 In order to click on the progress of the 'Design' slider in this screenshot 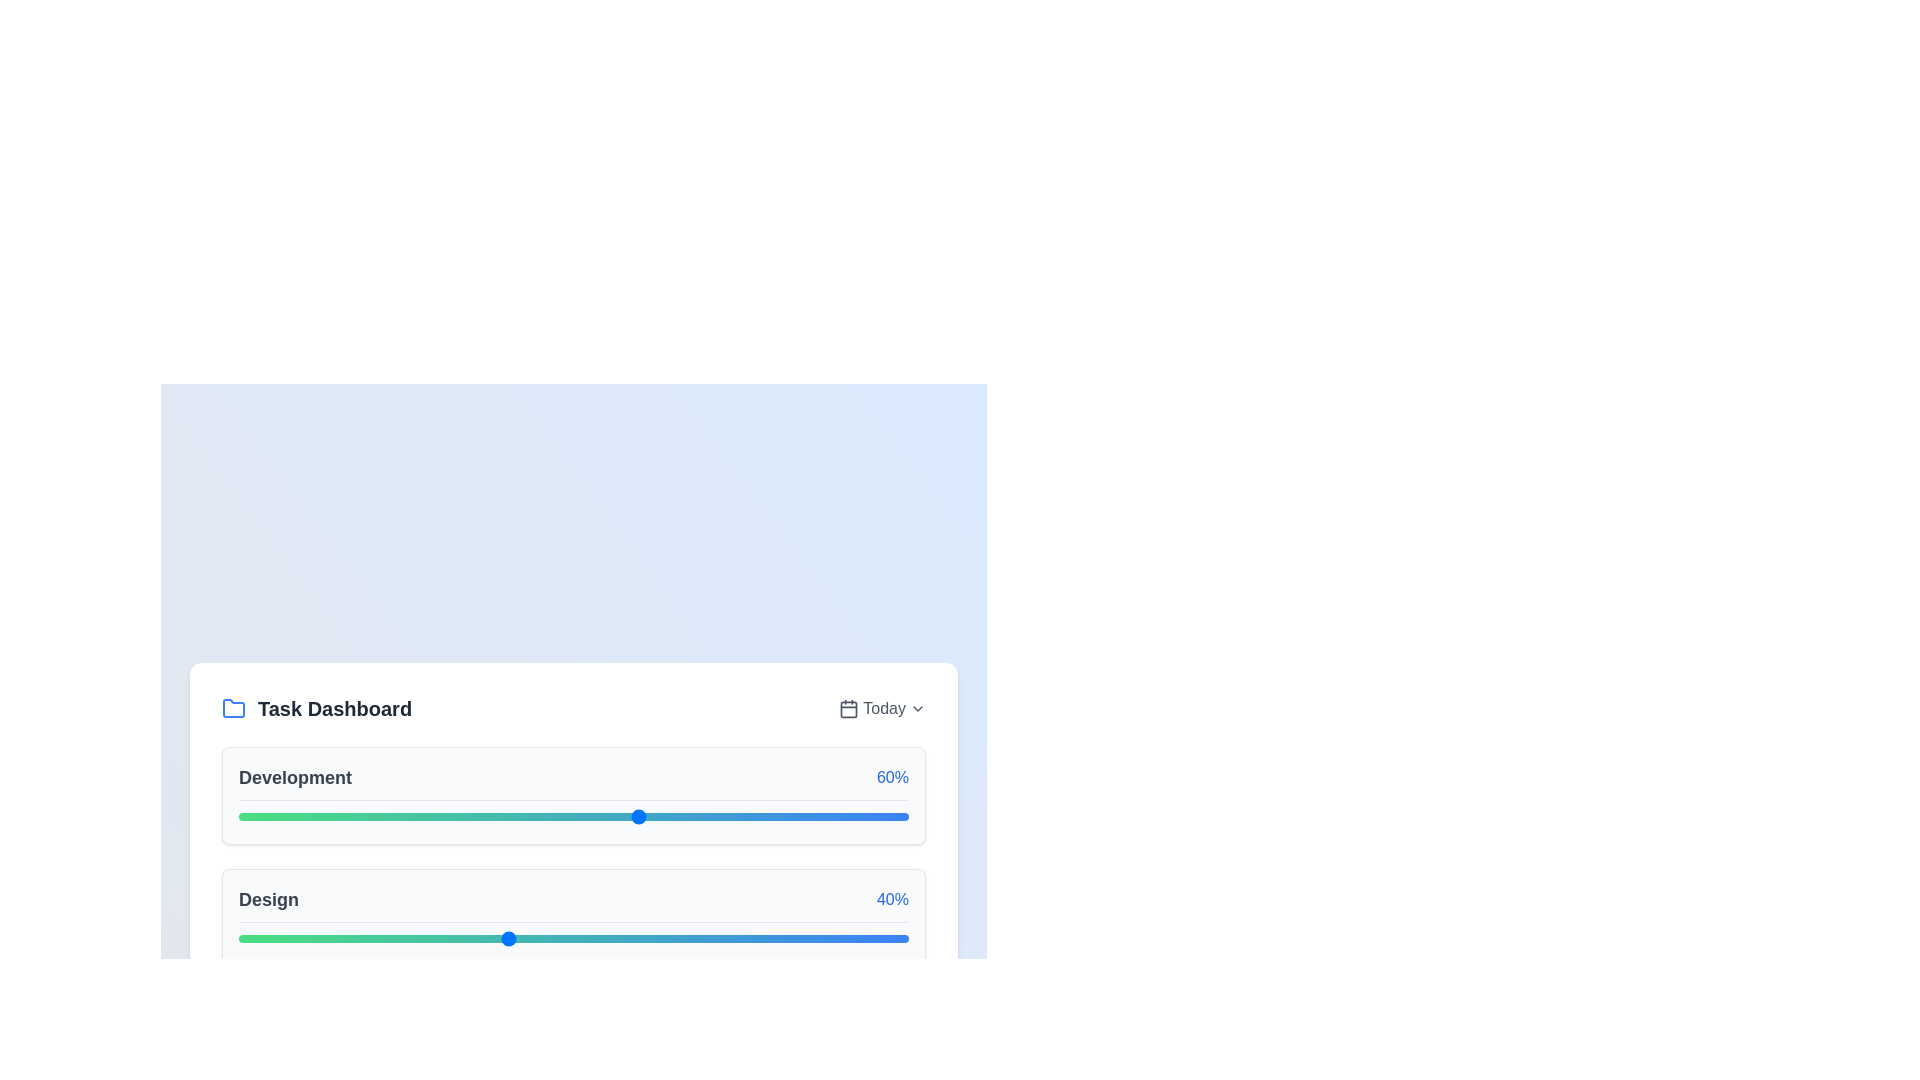, I will do `click(271, 938)`.